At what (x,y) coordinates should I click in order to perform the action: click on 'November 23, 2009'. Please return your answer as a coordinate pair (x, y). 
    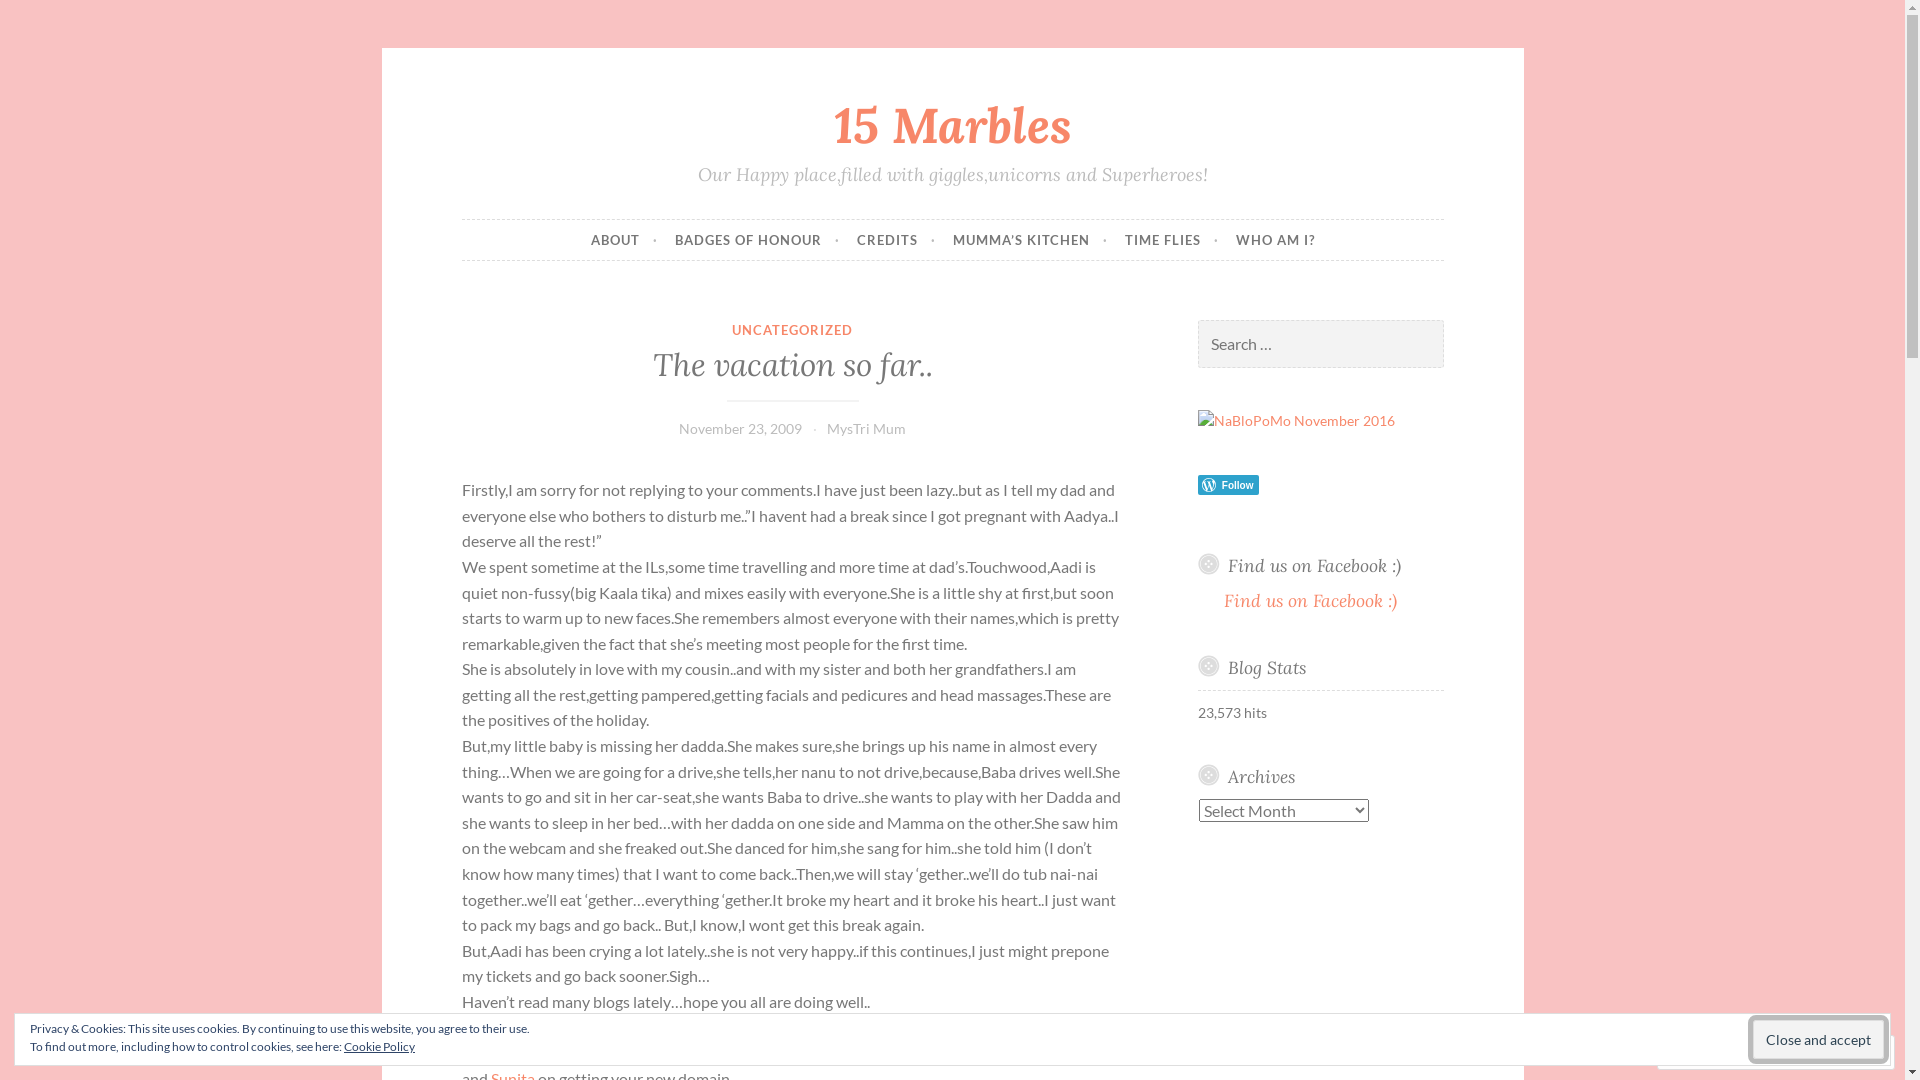
    Looking at the image, I should click on (678, 427).